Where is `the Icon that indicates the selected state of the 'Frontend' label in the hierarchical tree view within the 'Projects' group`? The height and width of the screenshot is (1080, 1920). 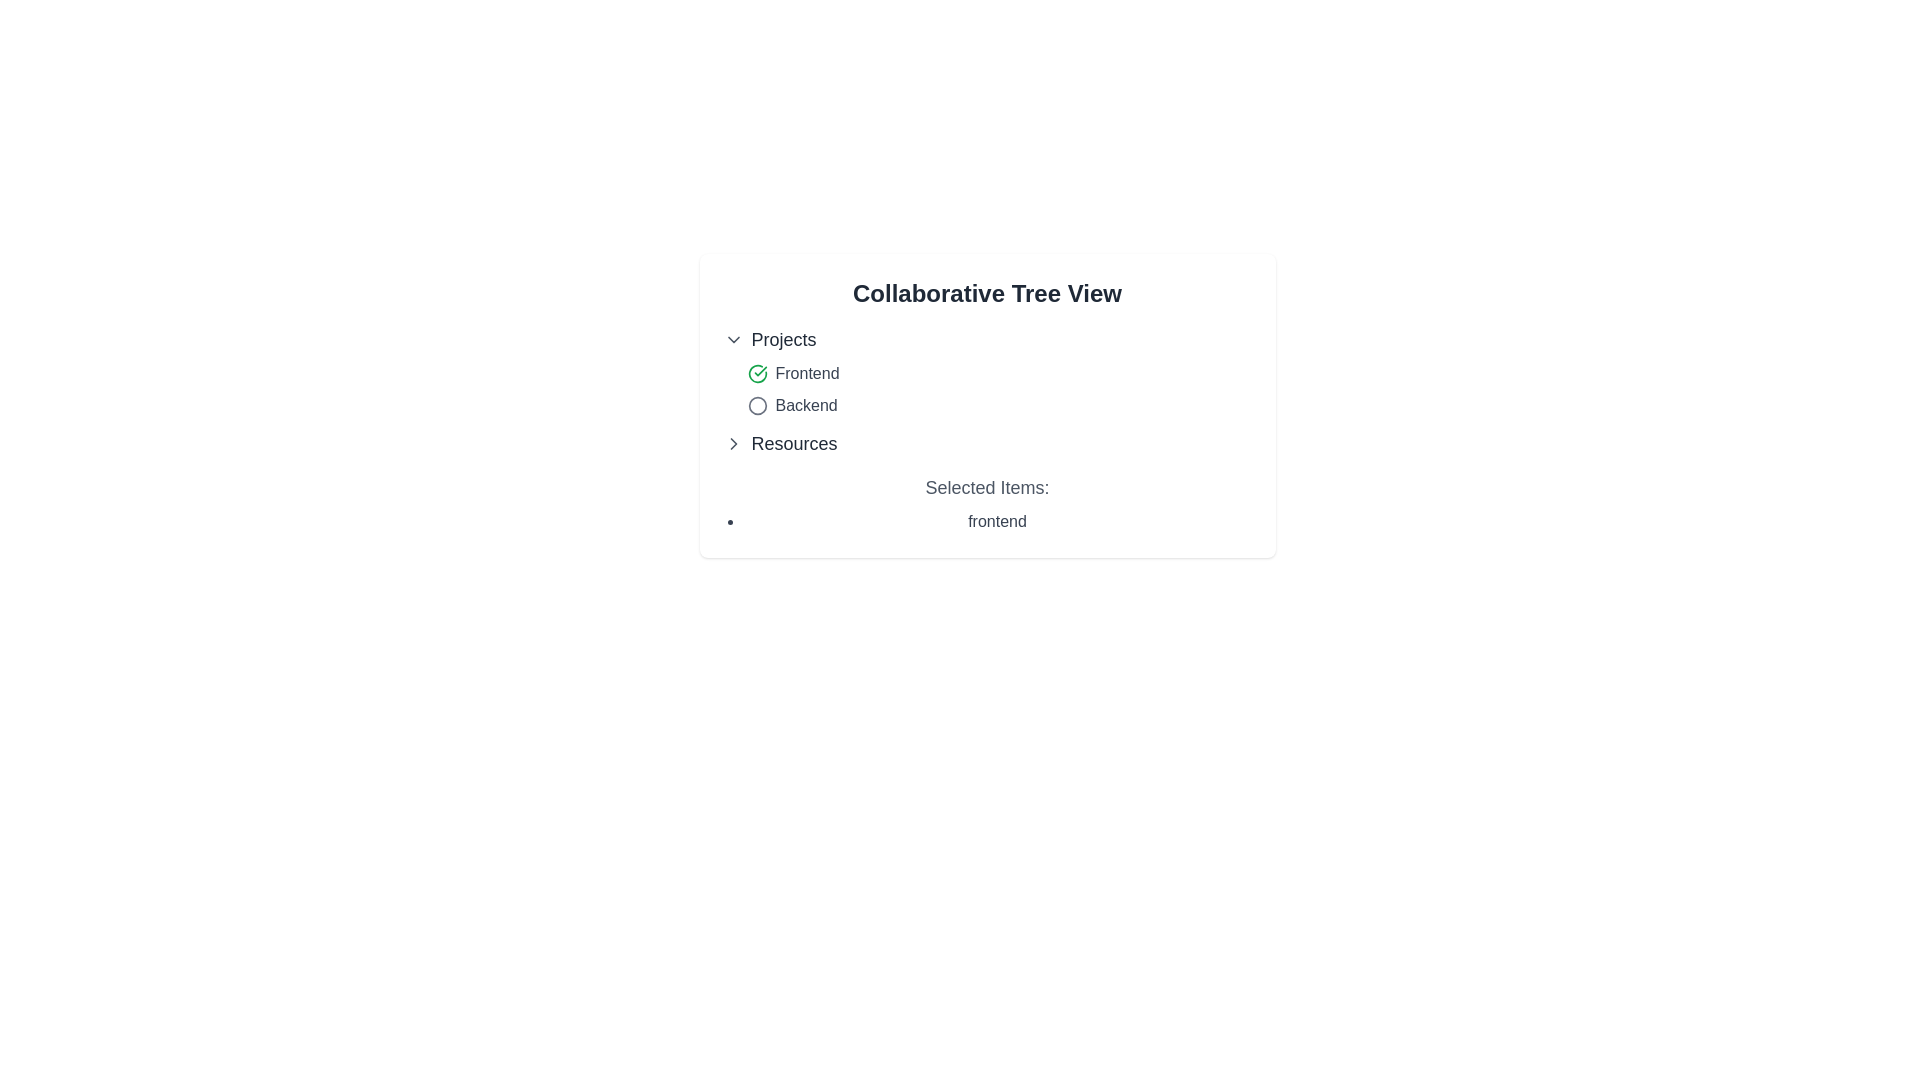 the Icon that indicates the selected state of the 'Frontend' label in the hierarchical tree view within the 'Projects' group is located at coordinates (756, 374).